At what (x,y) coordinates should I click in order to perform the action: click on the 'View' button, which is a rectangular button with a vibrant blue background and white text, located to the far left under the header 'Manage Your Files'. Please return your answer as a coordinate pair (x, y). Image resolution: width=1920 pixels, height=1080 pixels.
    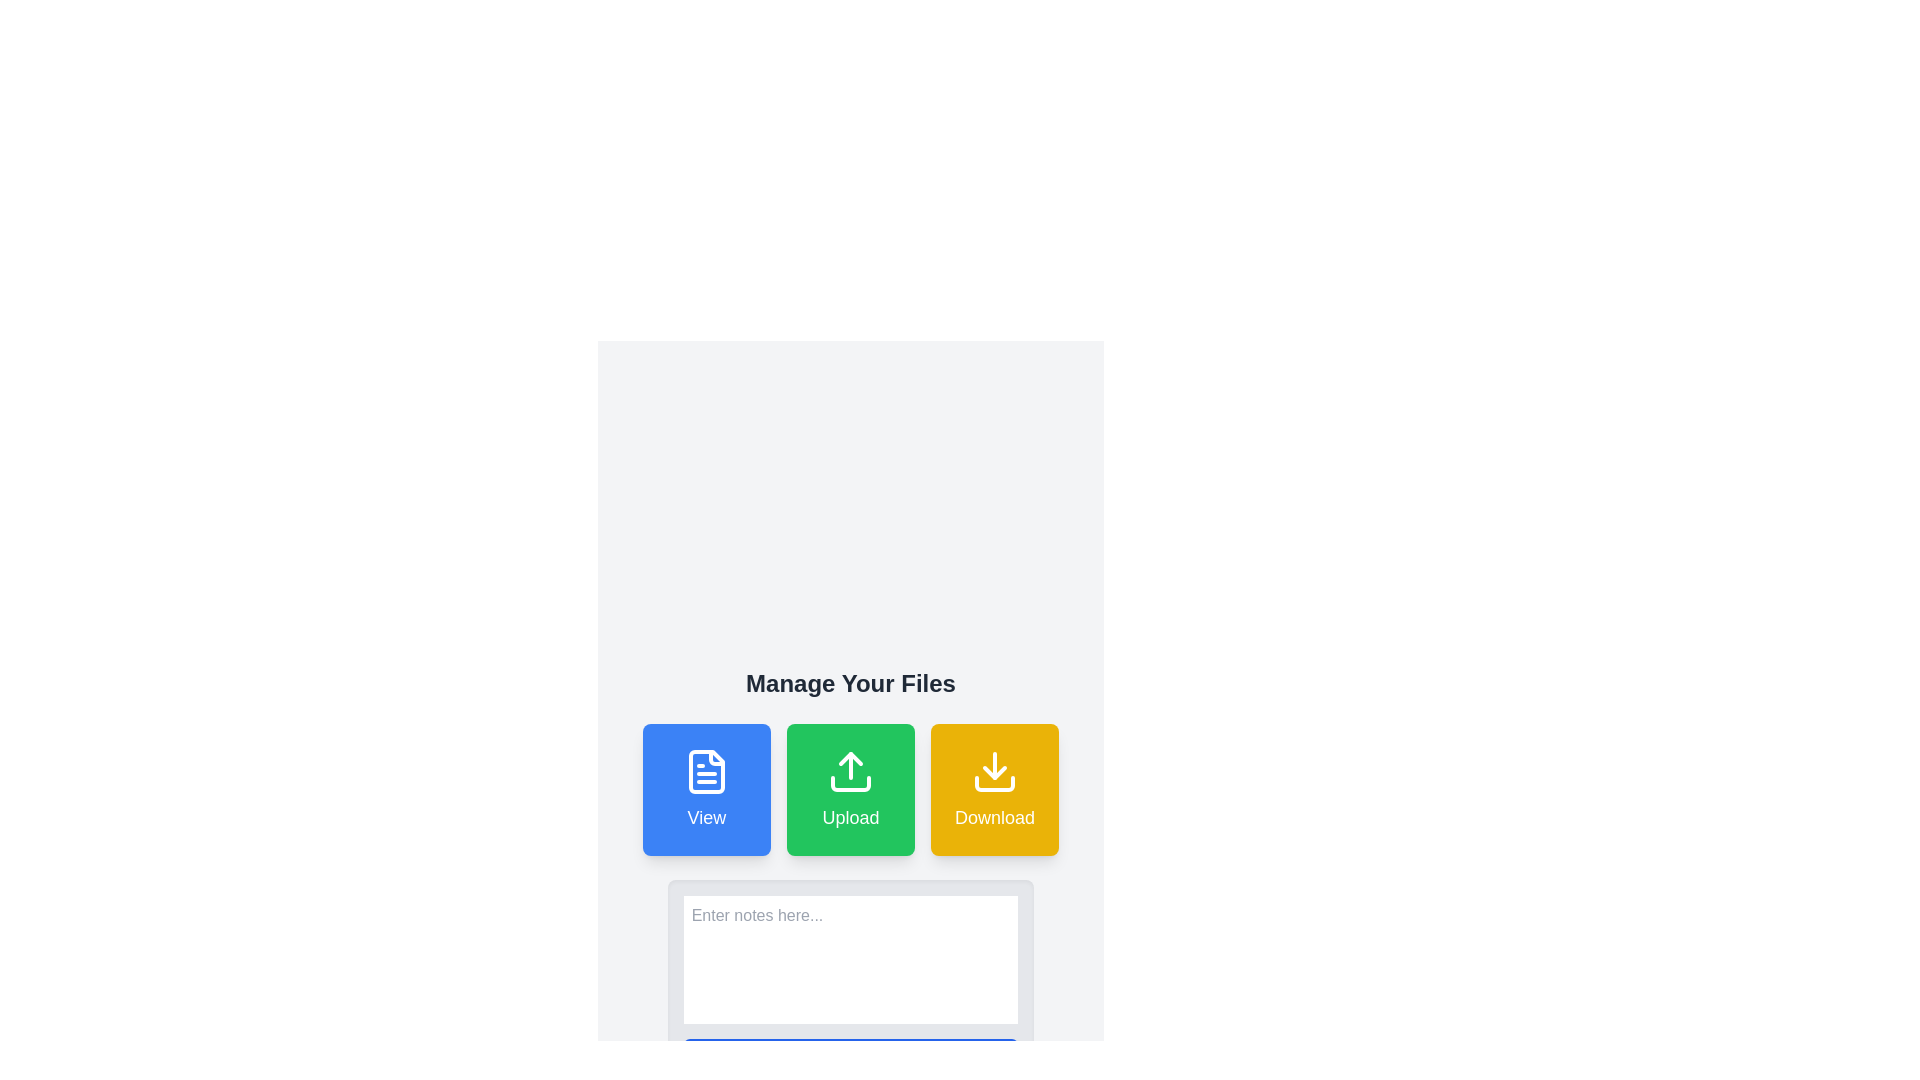
    Looking at the image, I should click on (706, 788).